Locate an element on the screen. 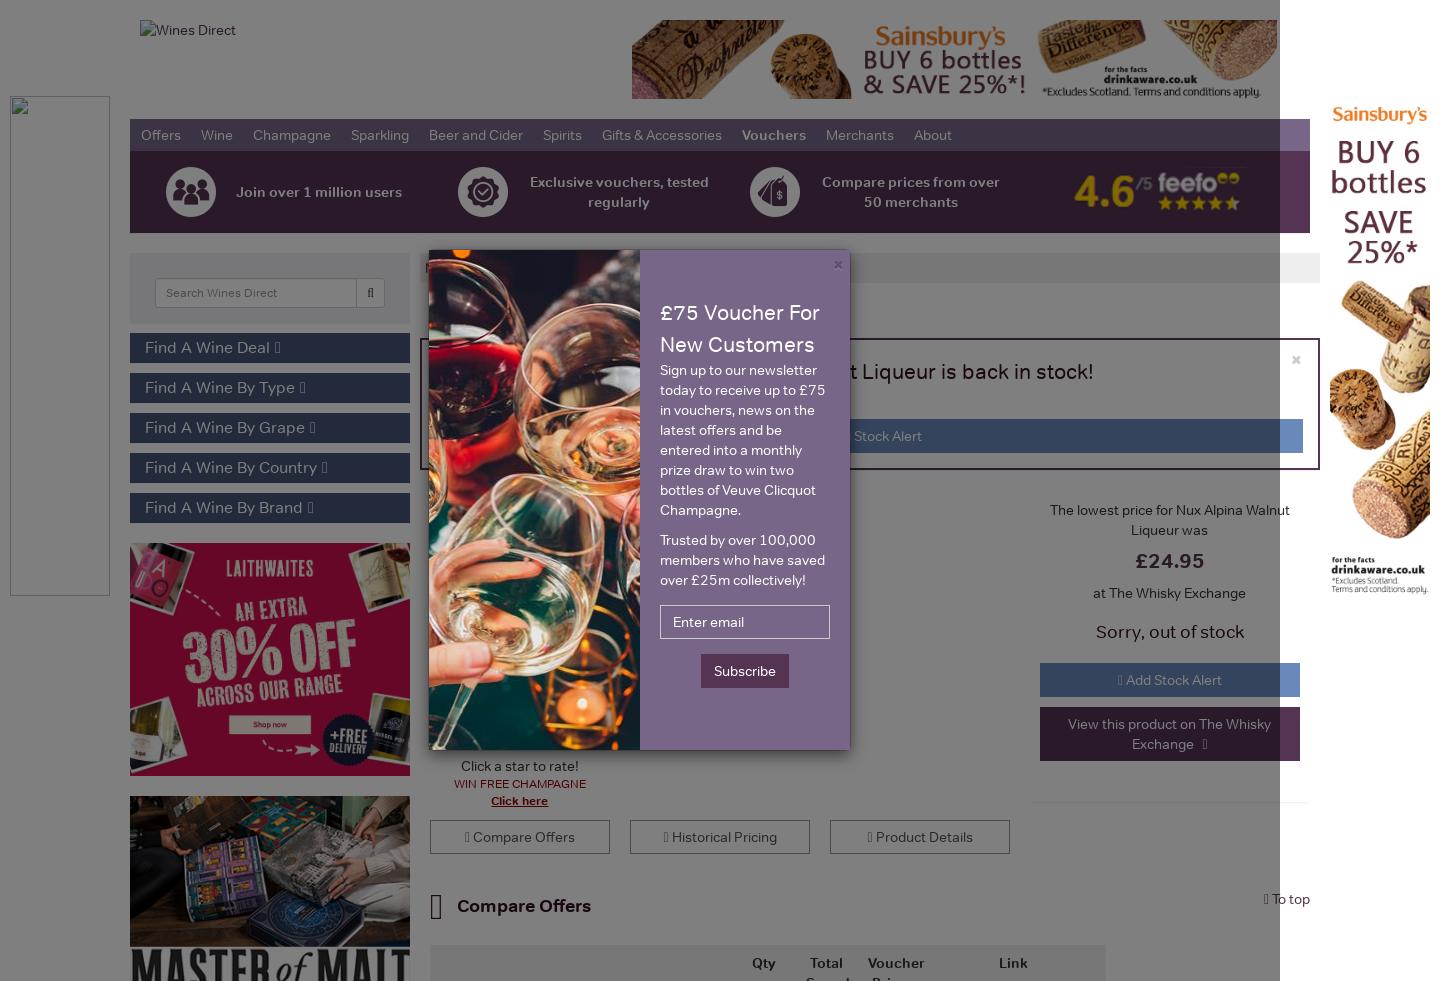 This screenshot has width=1440, height=981. 'Subscribe' is located at coordinates (743, 671).